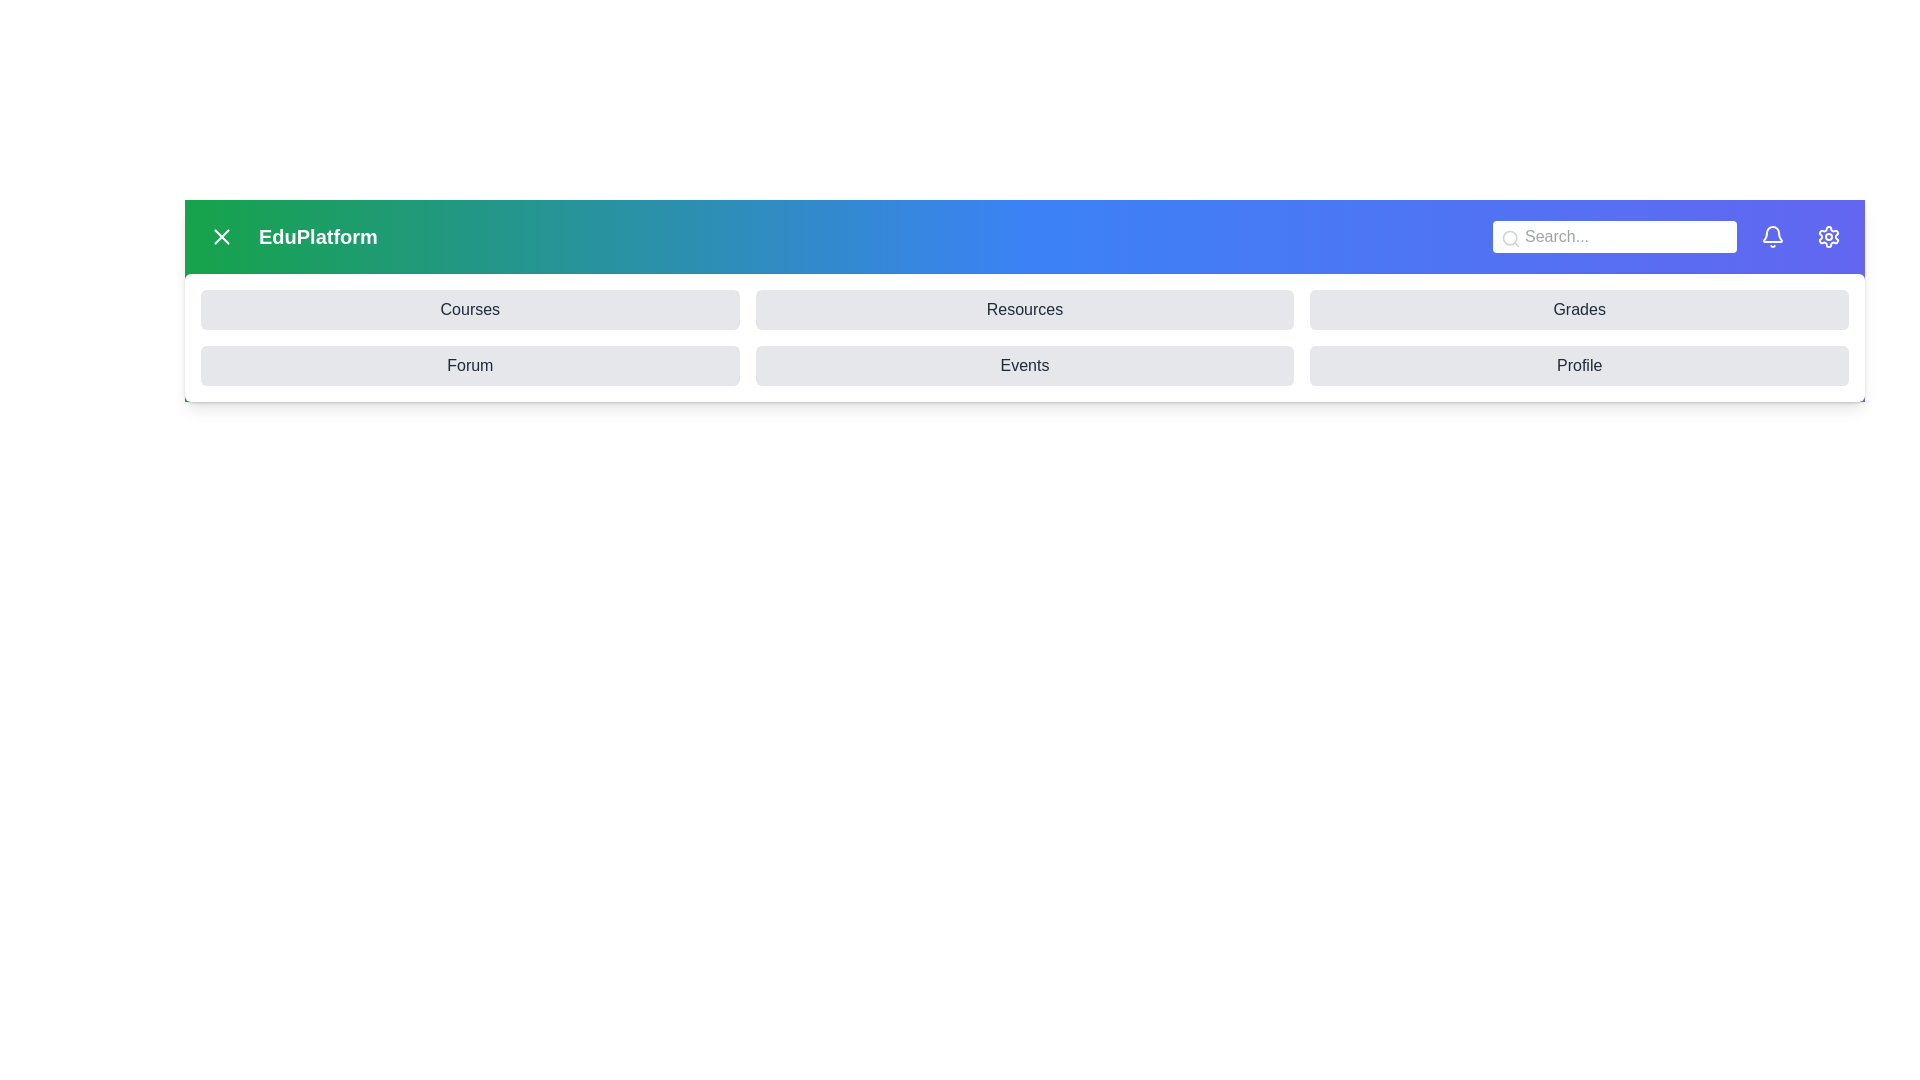 The width and height of the screenshot is (1920, 1080). Describe the element at coordinates (316, 235) in the screenshot. I see `the header text 'EduPlatform' to select it` at that location.